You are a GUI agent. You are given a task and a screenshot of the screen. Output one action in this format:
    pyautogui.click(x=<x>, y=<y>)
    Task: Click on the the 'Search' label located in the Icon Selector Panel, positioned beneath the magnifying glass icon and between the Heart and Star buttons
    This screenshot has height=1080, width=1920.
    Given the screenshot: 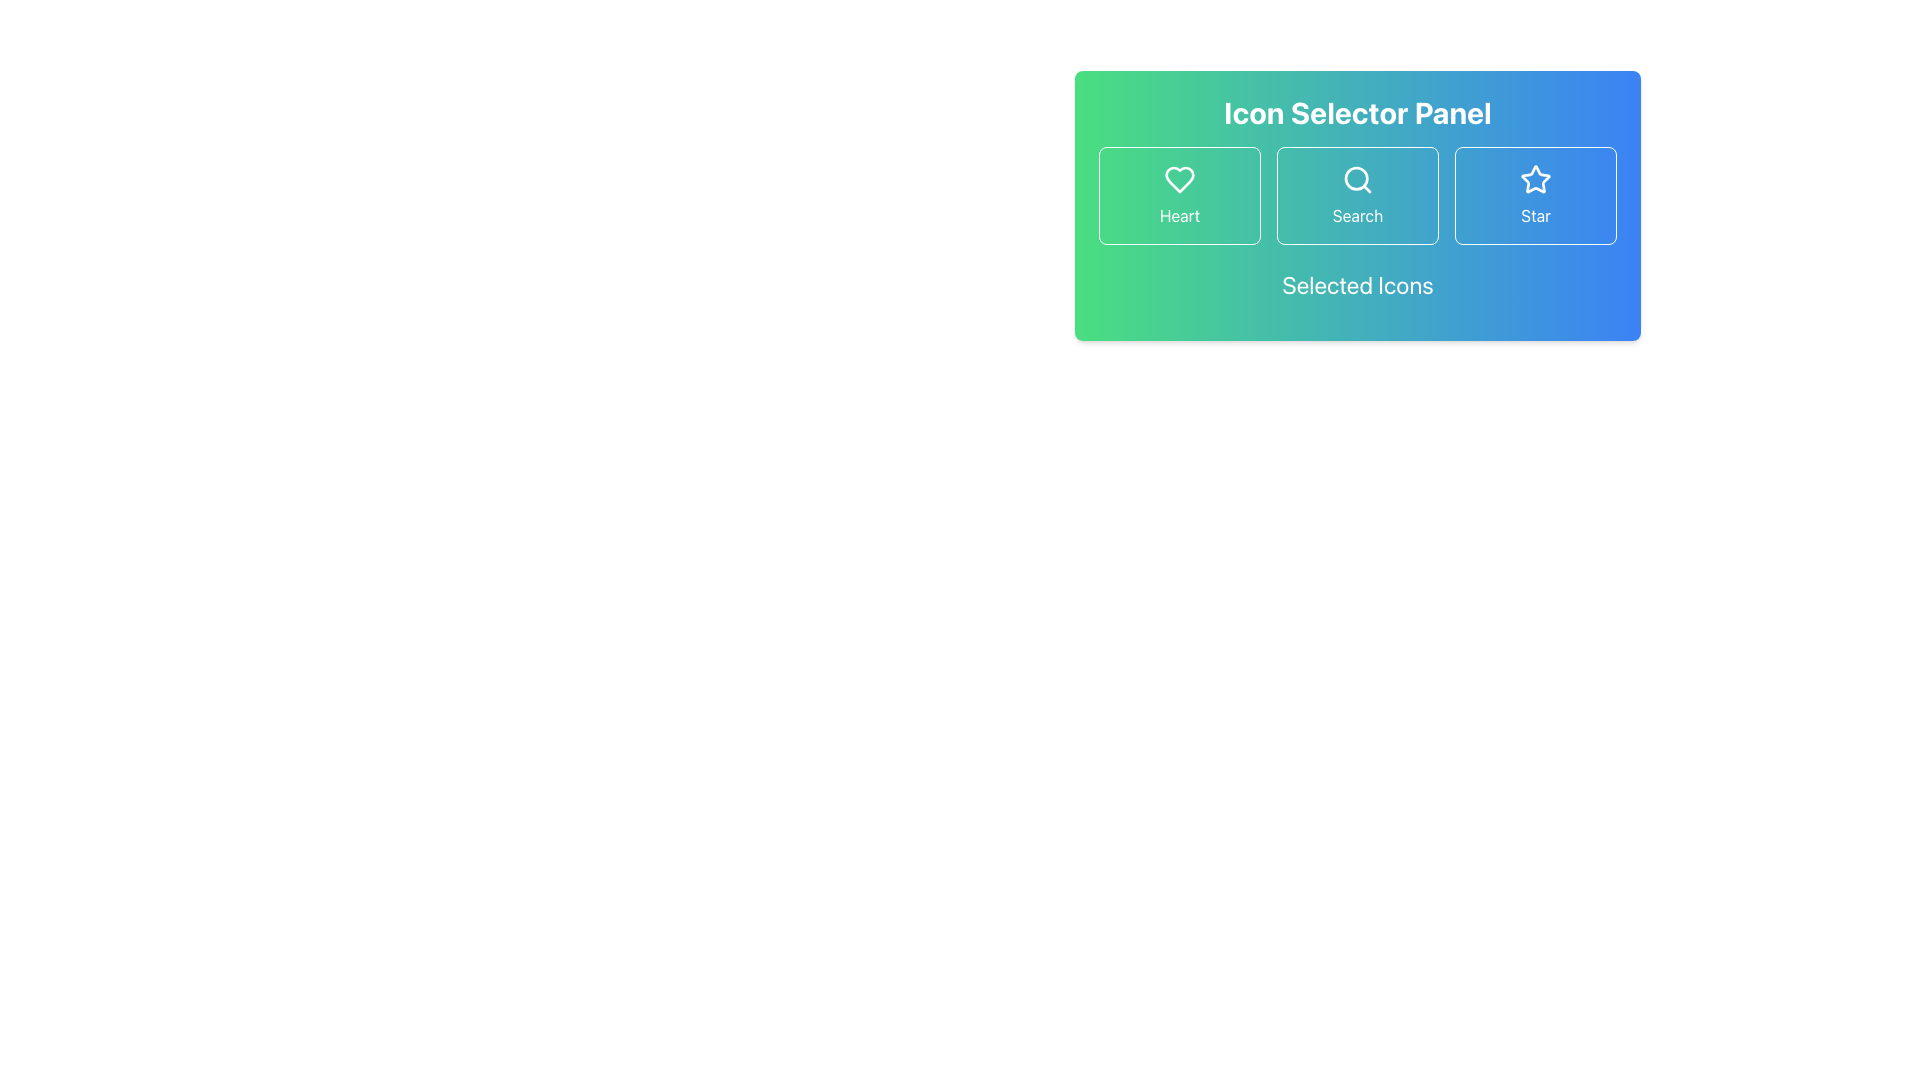 What is the action you would take?
    pyautogui.click(x=1358, y=216)
    